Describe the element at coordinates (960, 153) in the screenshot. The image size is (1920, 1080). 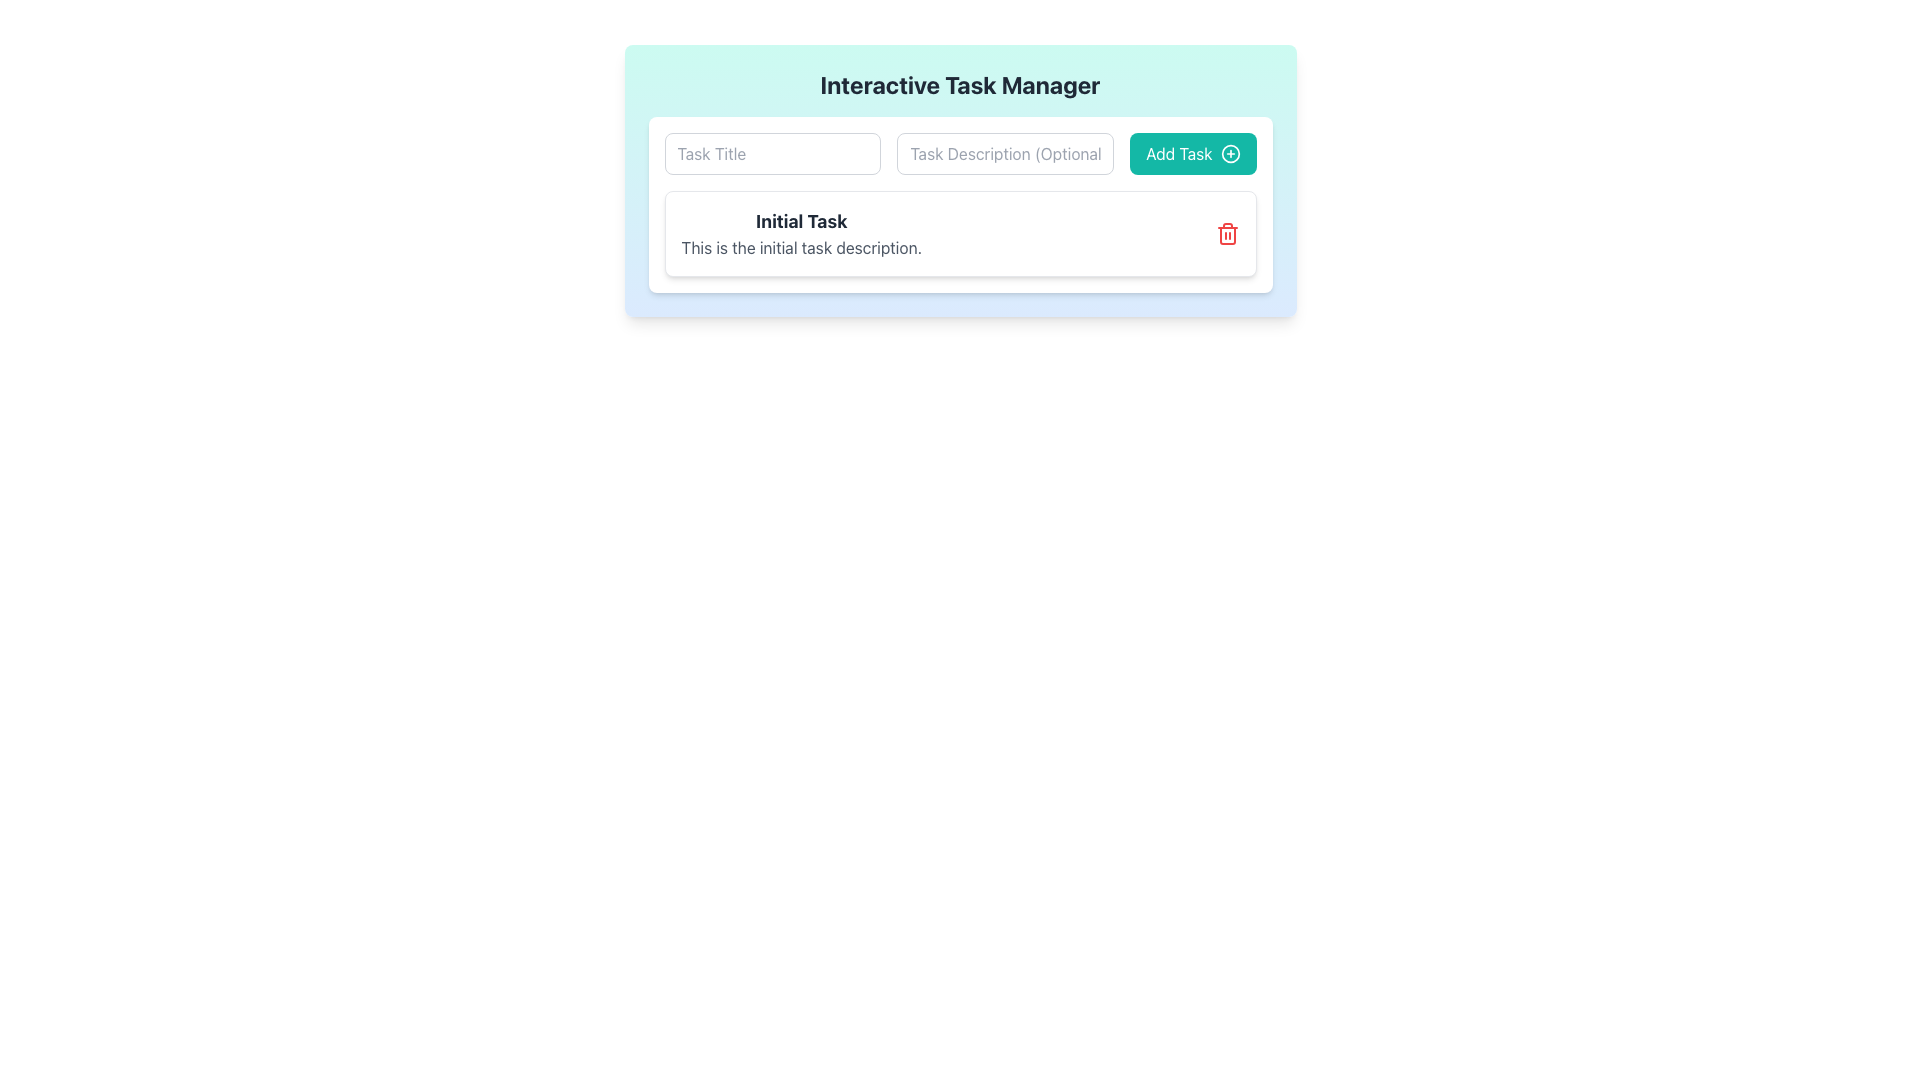
I see `the textbox labeled 'Task Description (Optional)' to select the placeholder text` at that location.